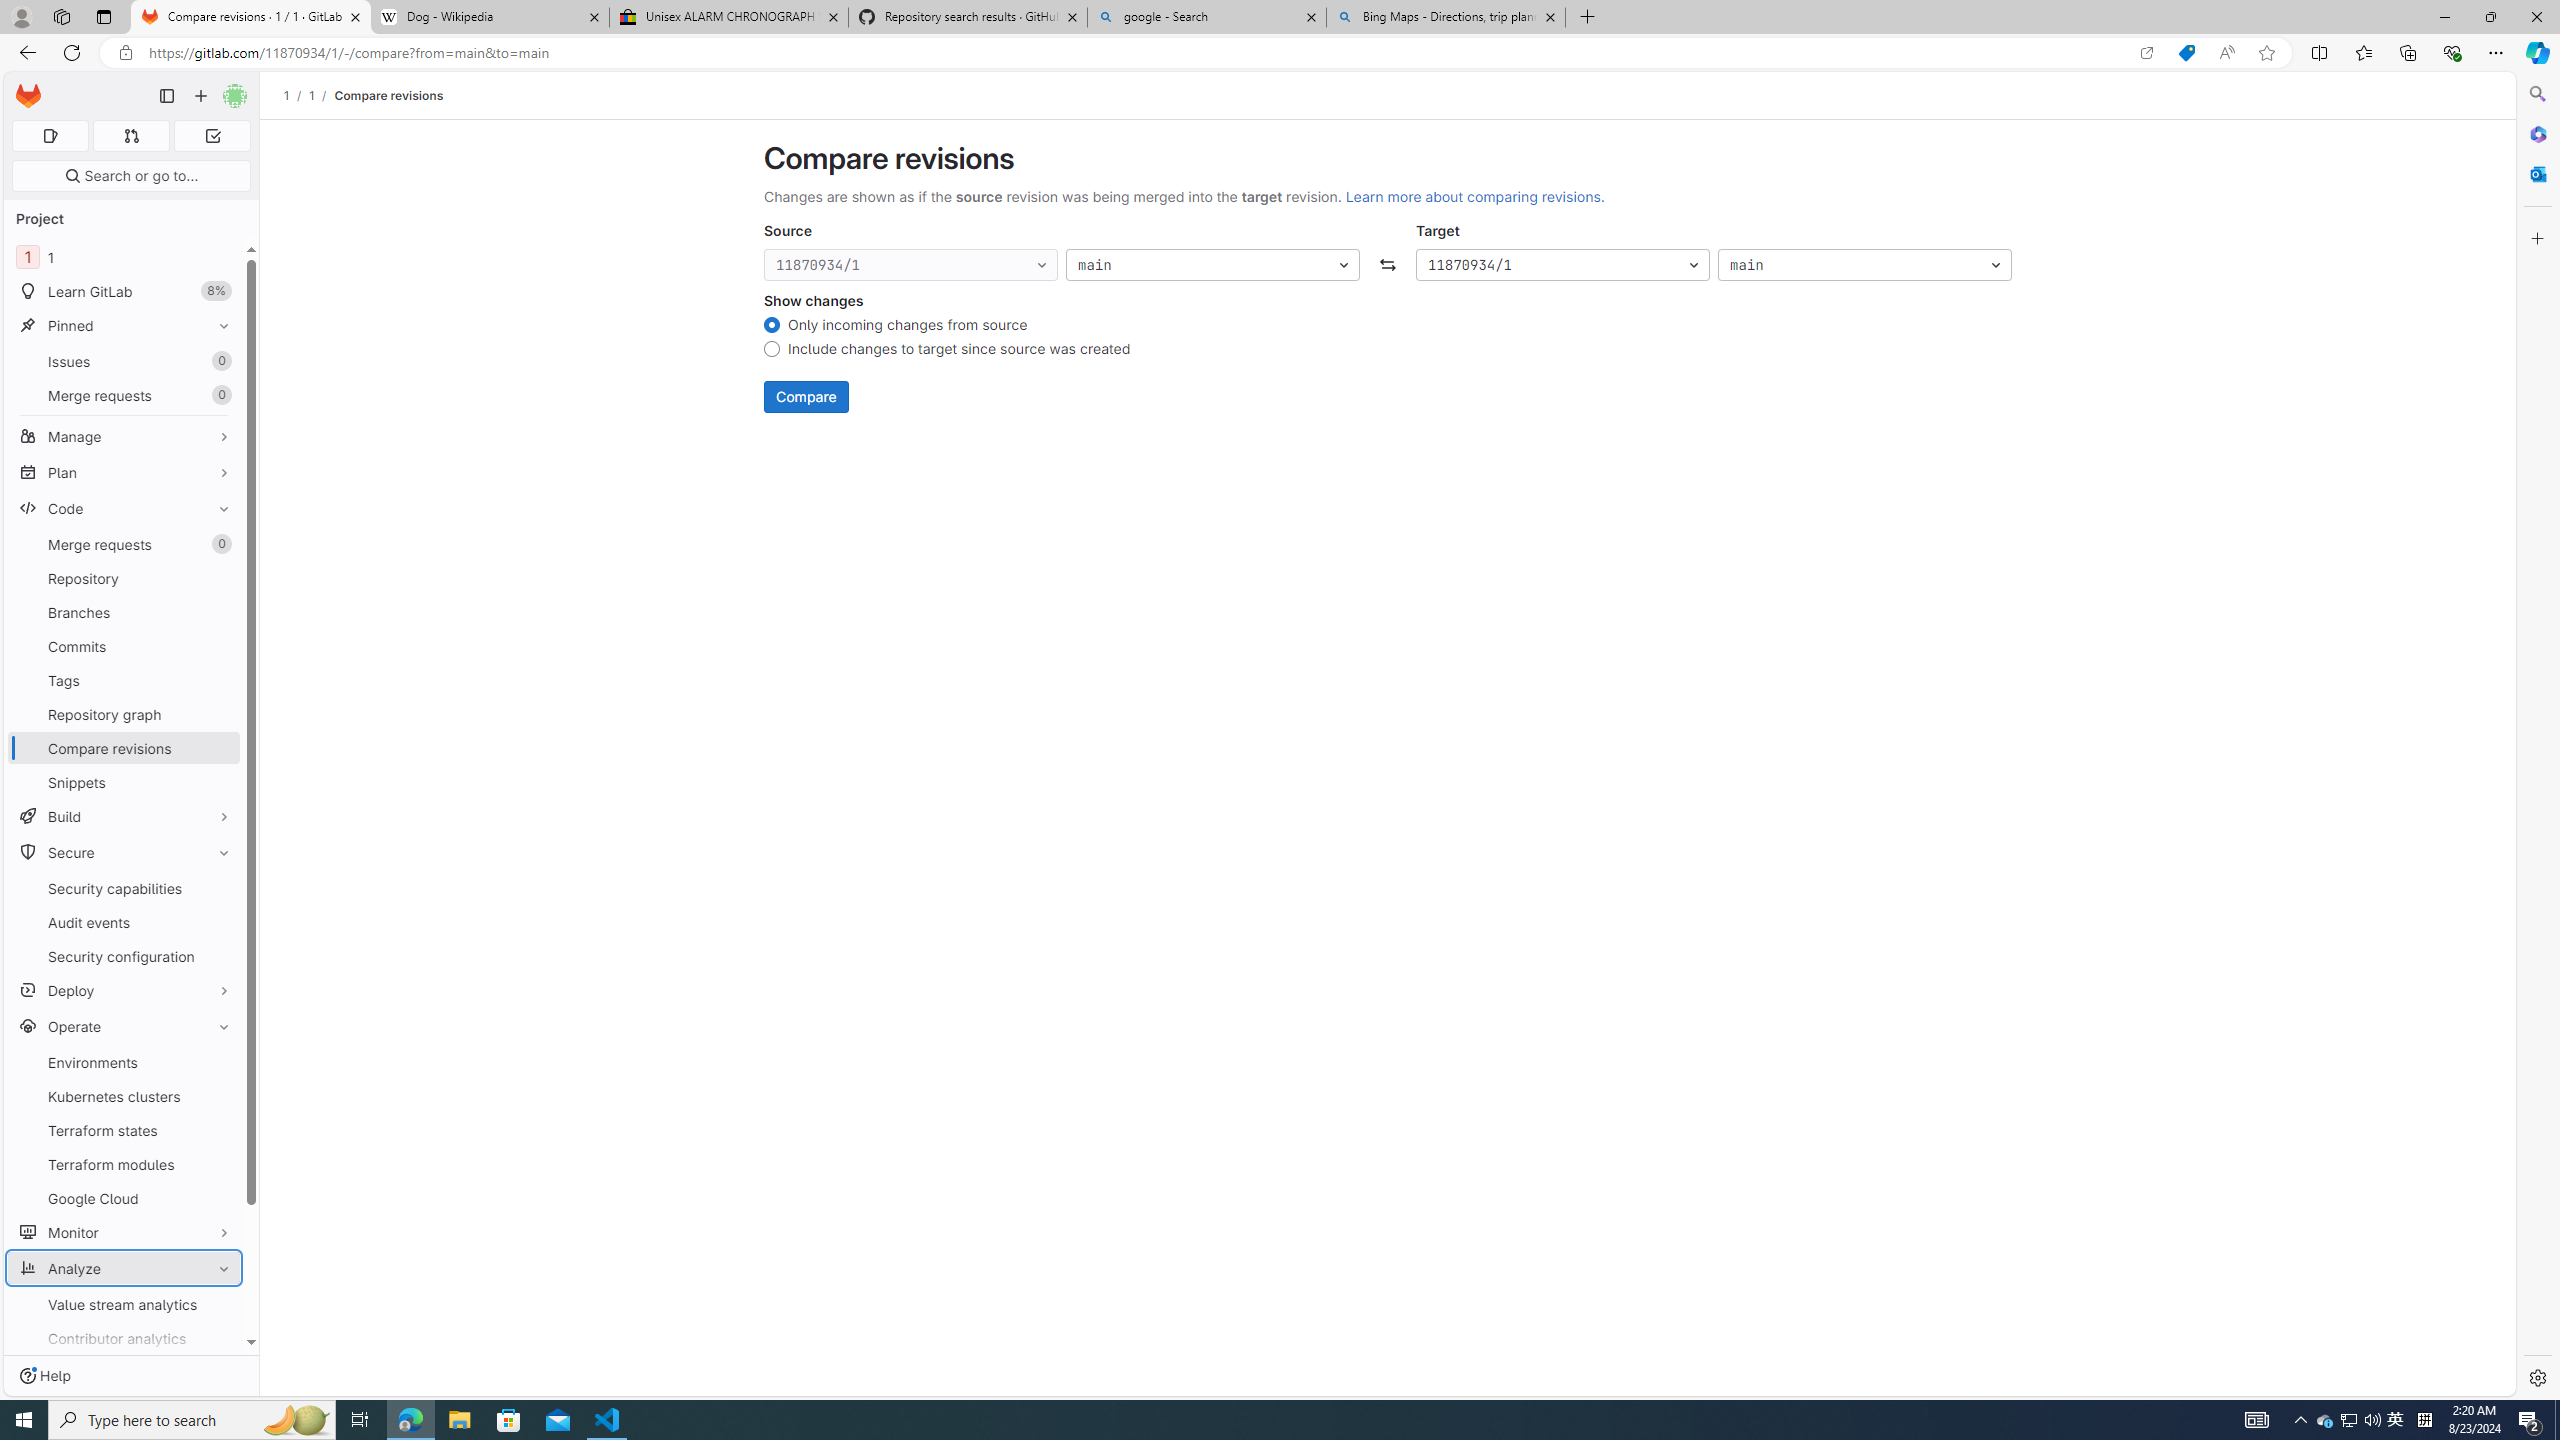 The image size is (2560, 1440). Describe the element at coordinates (123, 851) in the screenshot. I see `'Secure'` at that location.